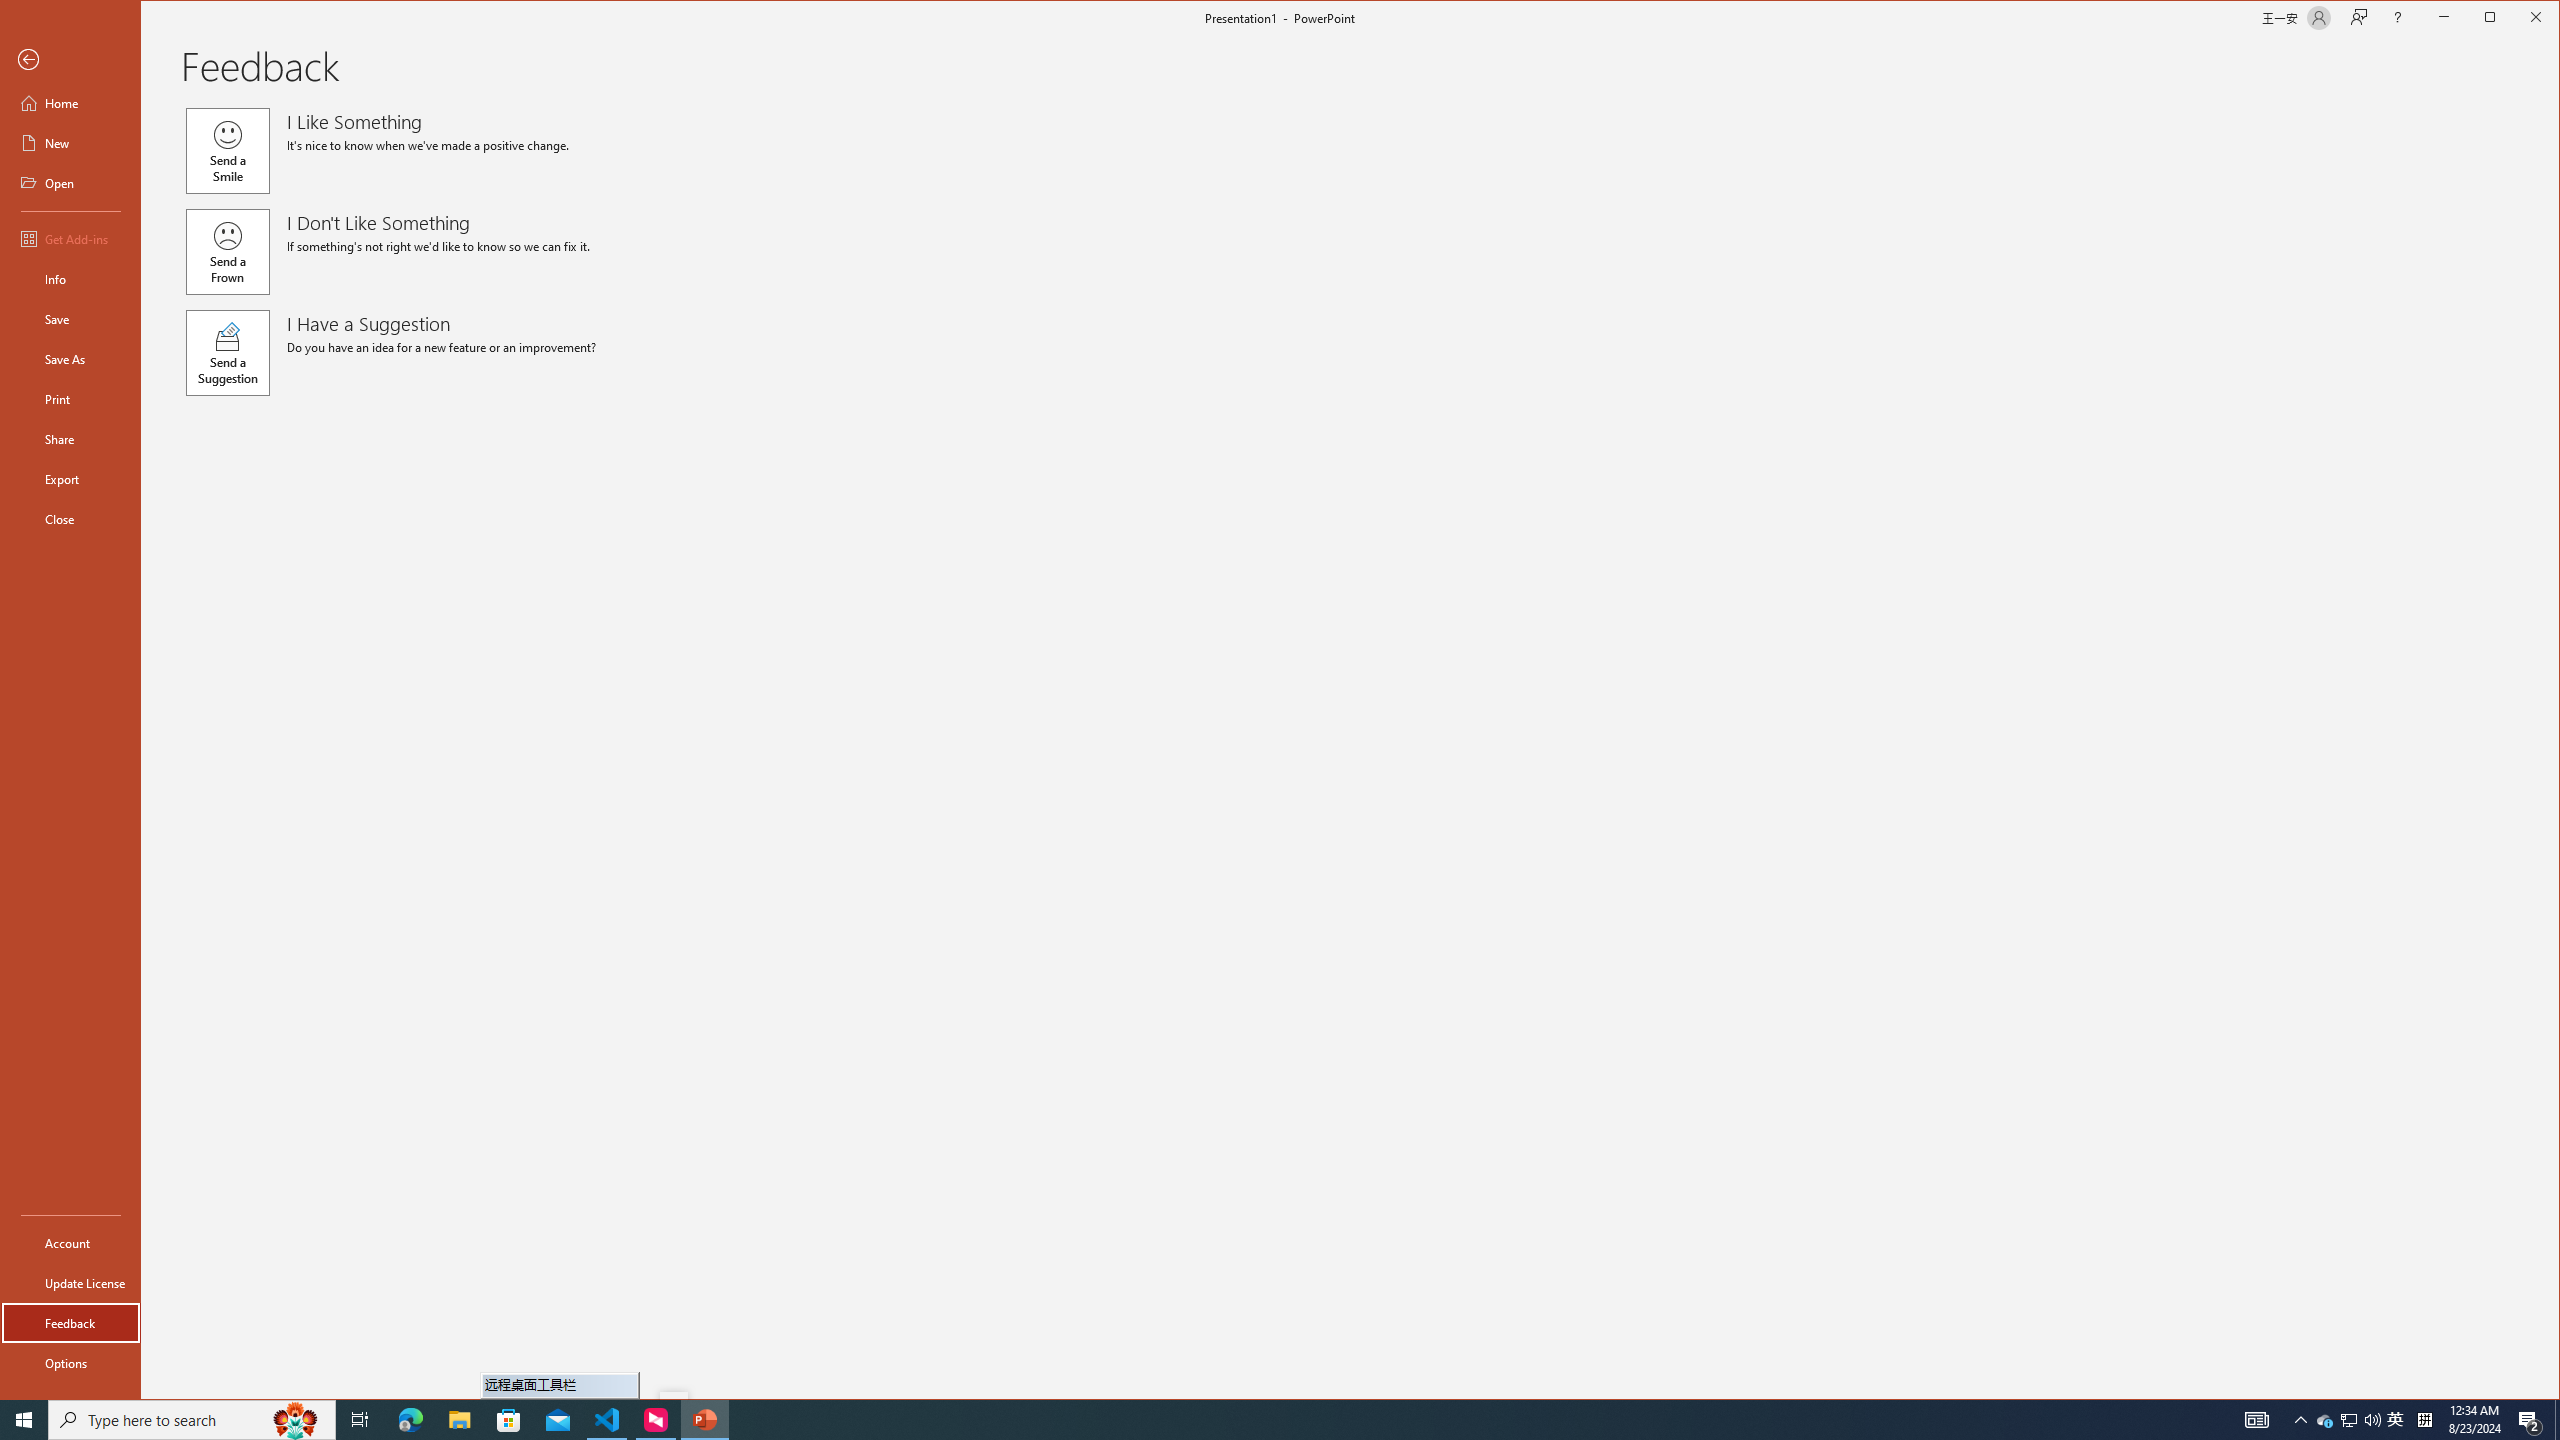 This screenshot has width=2560, height=1440. What do you see at coordinates (2556, 1418) in the screenshot?
I see `'Show desktop'` at bounding box center [2556, 1418].